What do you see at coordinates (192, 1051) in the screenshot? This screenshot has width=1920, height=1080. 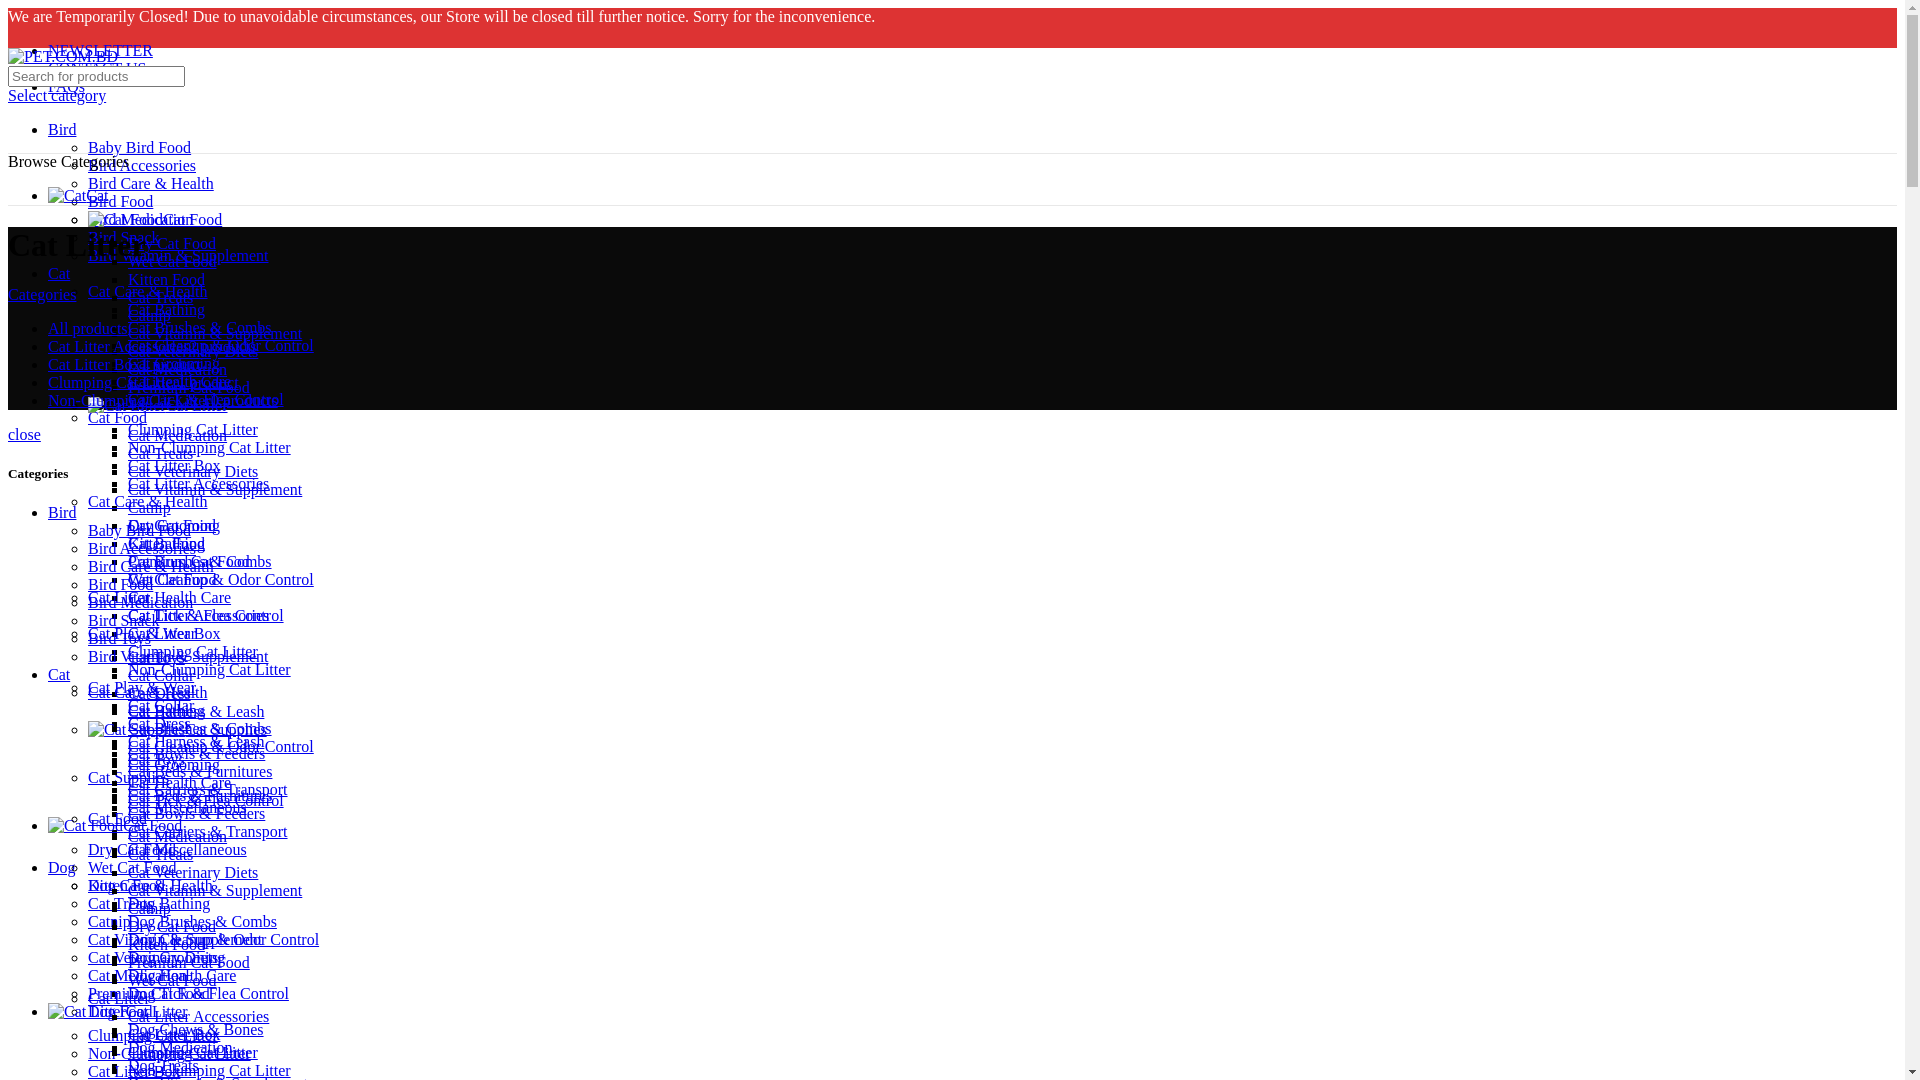 I see `'Clumping Cat Litter'` at bounding box center [192, 1051].